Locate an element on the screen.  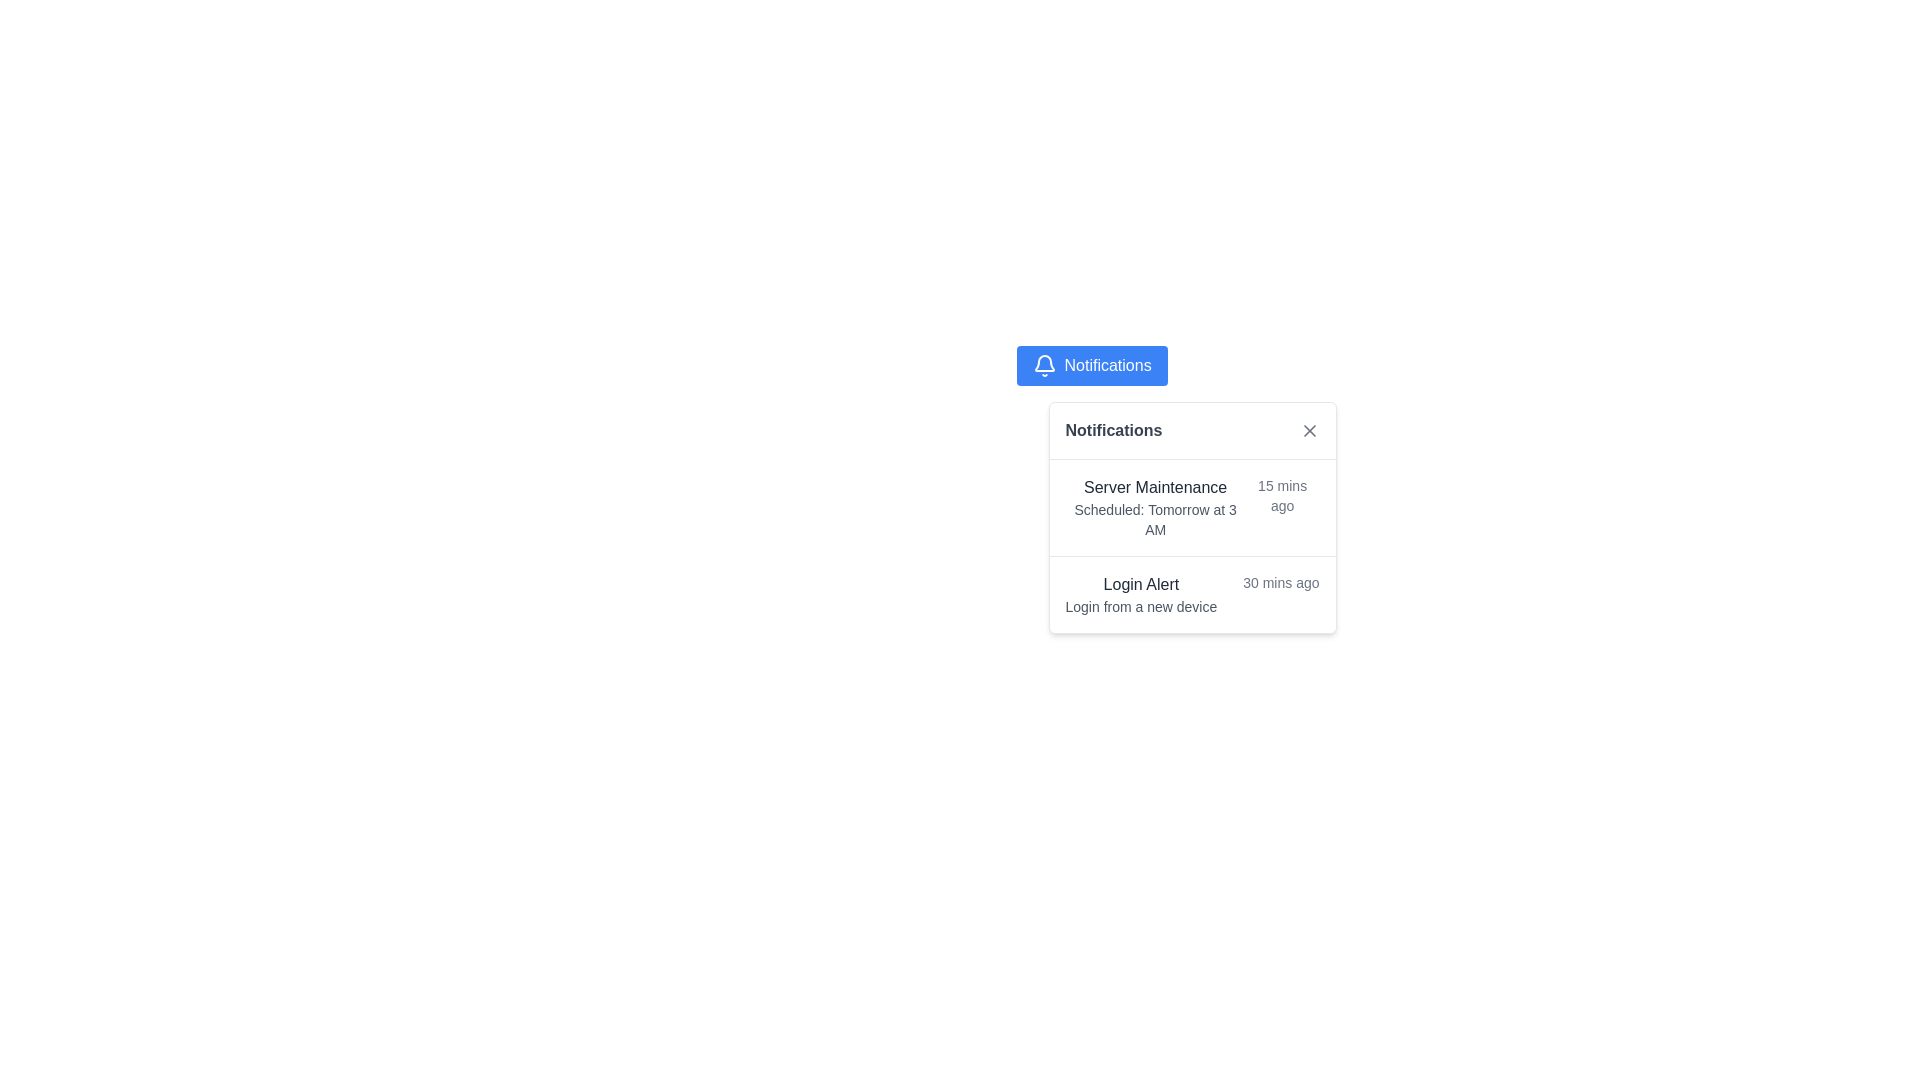
the Notifications button, which is visually represented by a bell icon is located at coordinates (1043, 363).